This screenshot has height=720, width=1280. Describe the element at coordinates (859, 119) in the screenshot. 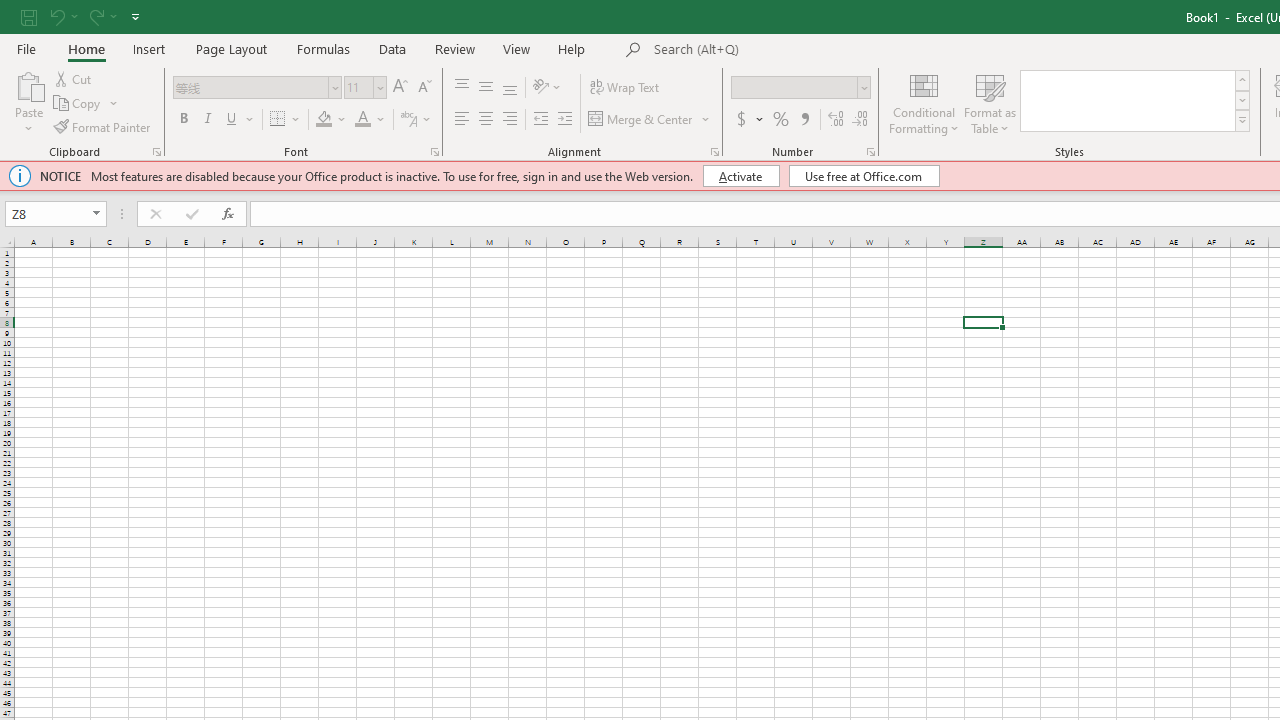

I see `'Decrease Decimal'` at that location.